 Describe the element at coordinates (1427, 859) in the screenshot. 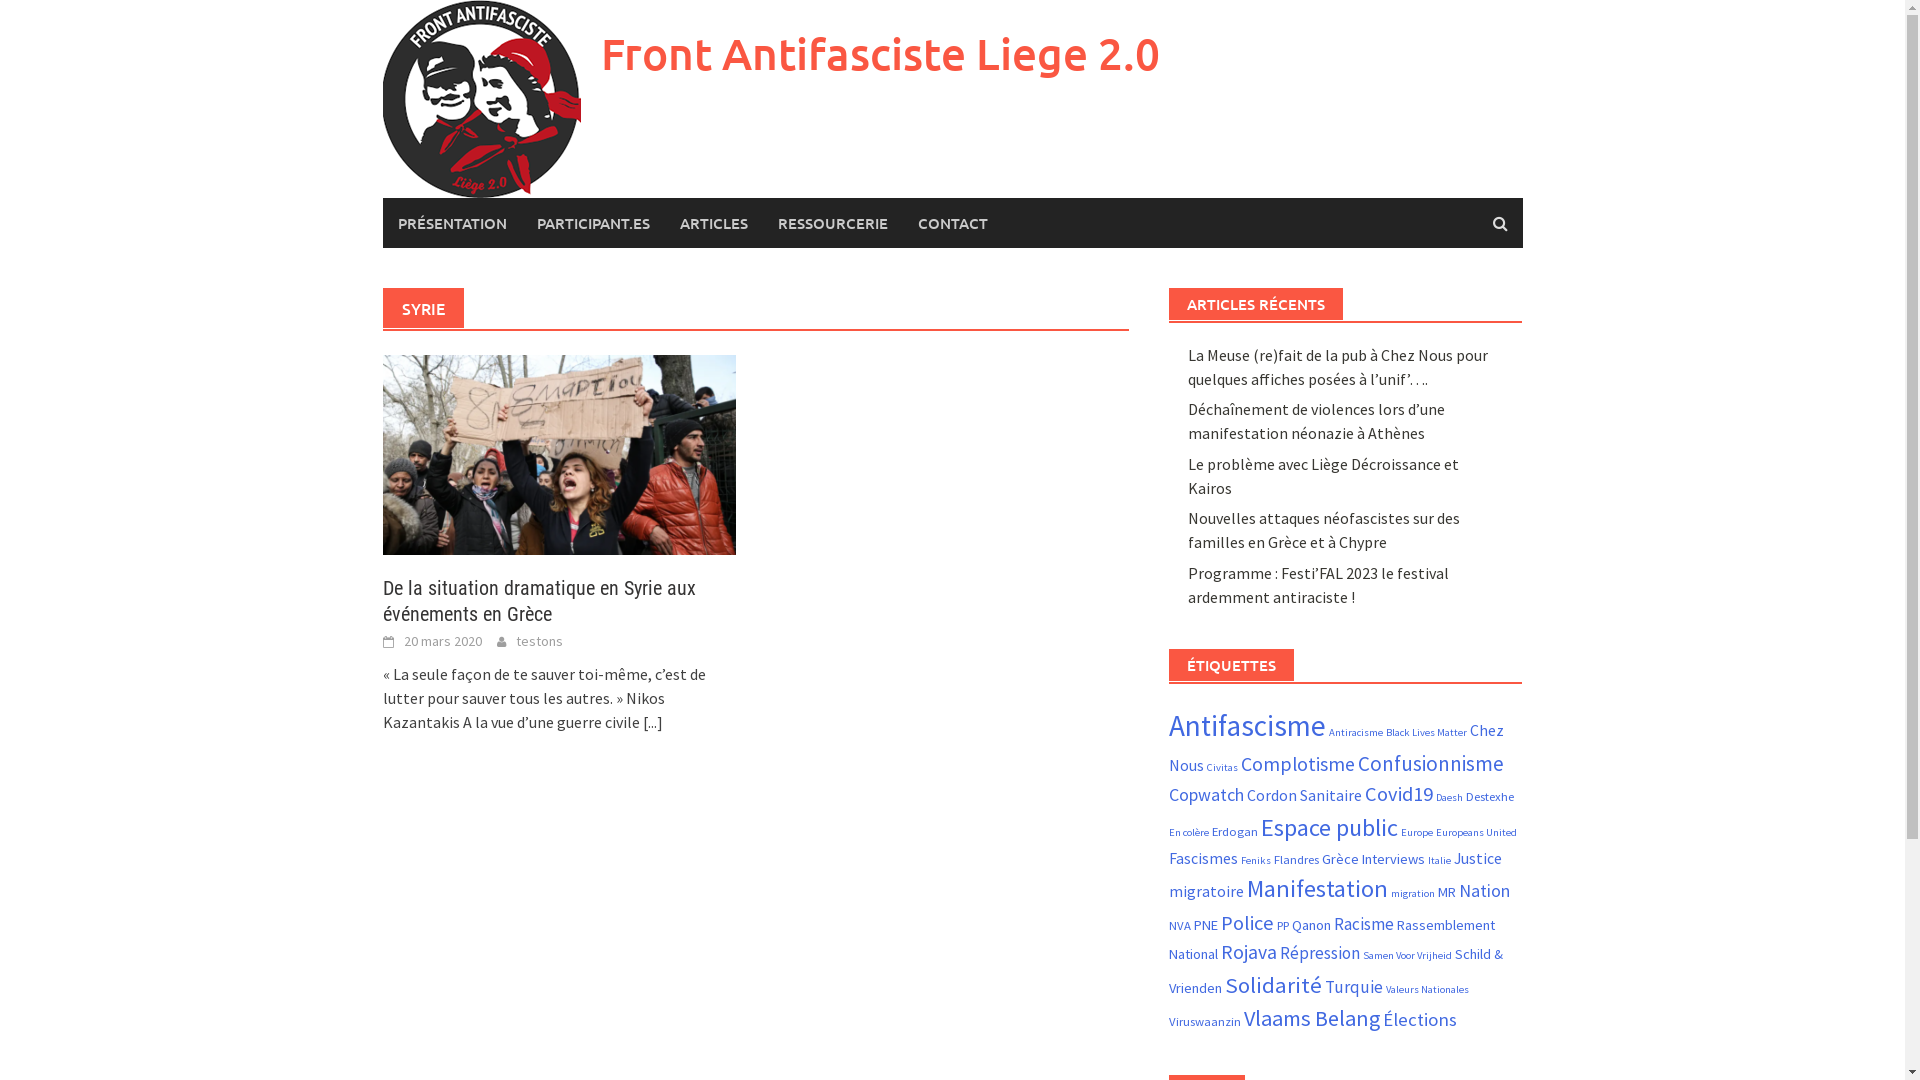

I see `'Italie'` at that location.